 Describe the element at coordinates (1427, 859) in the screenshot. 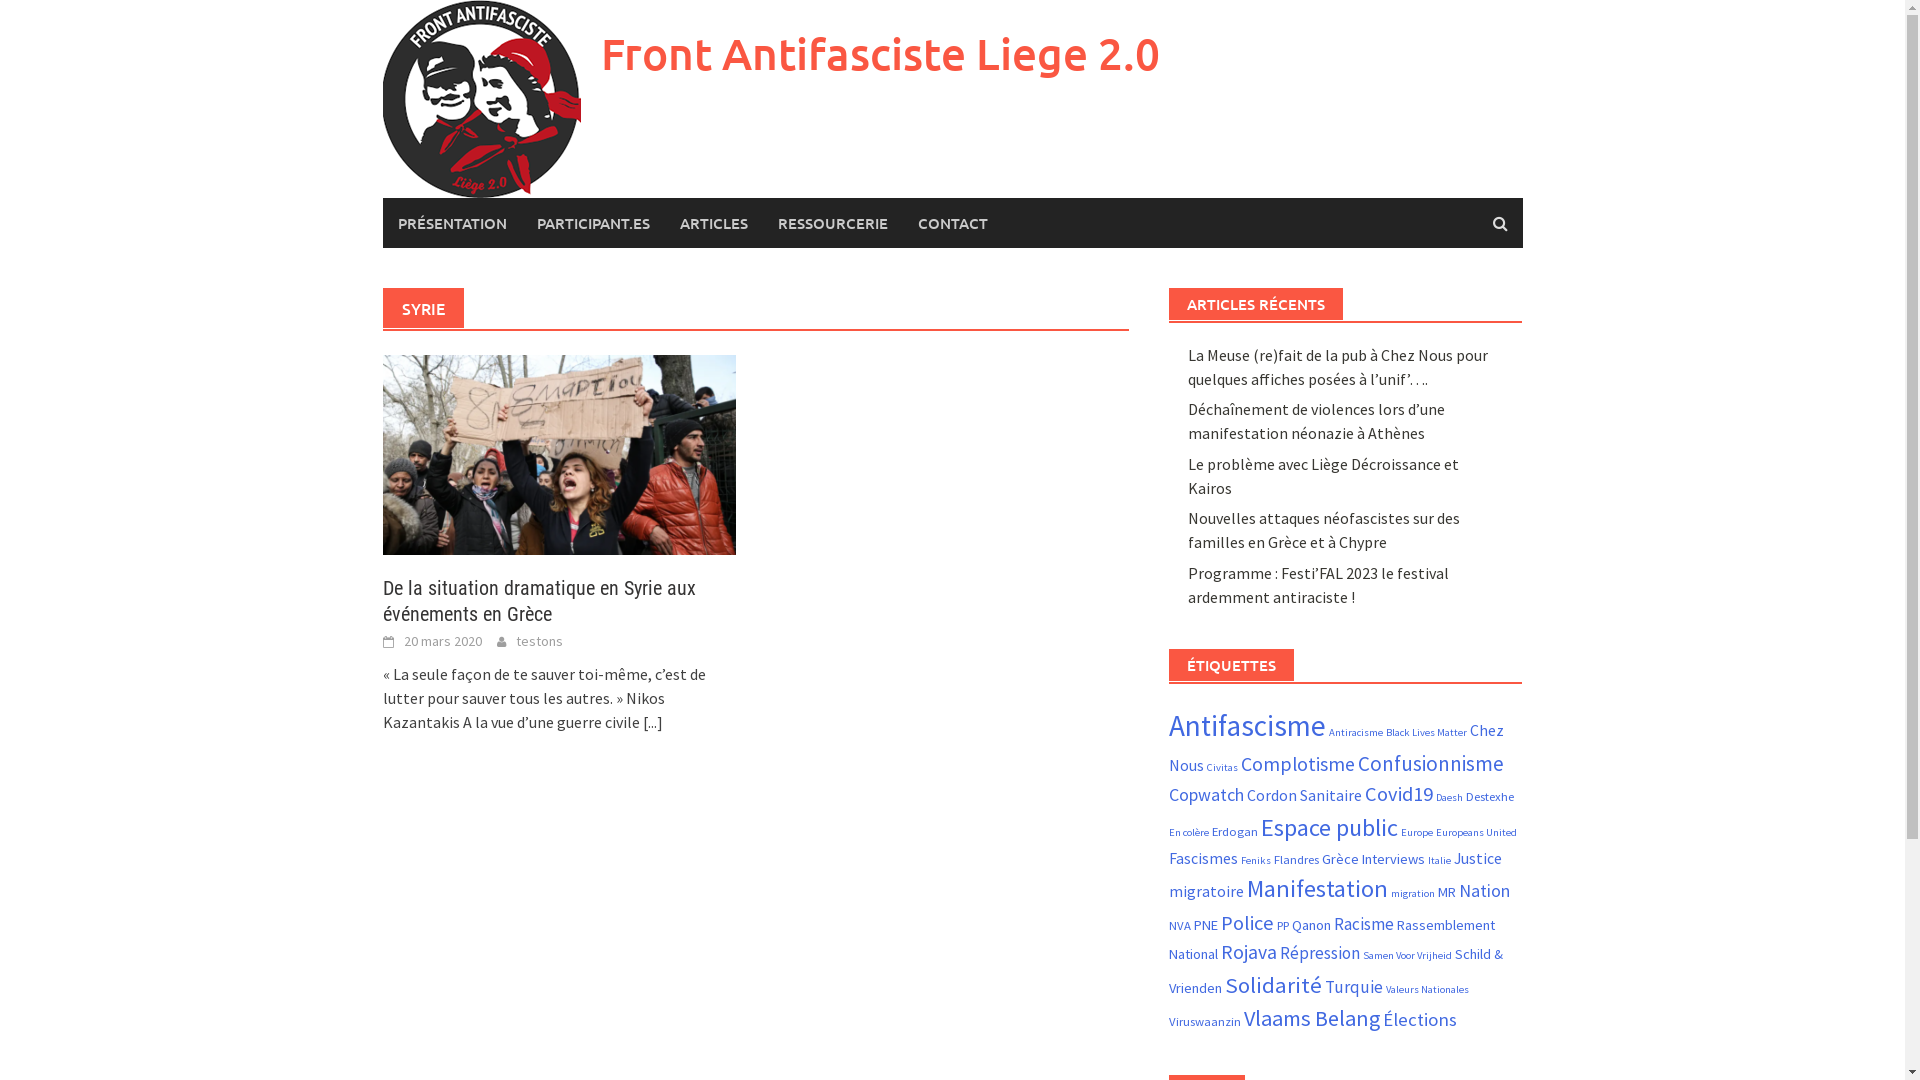

I see `'Italie'` at that location.